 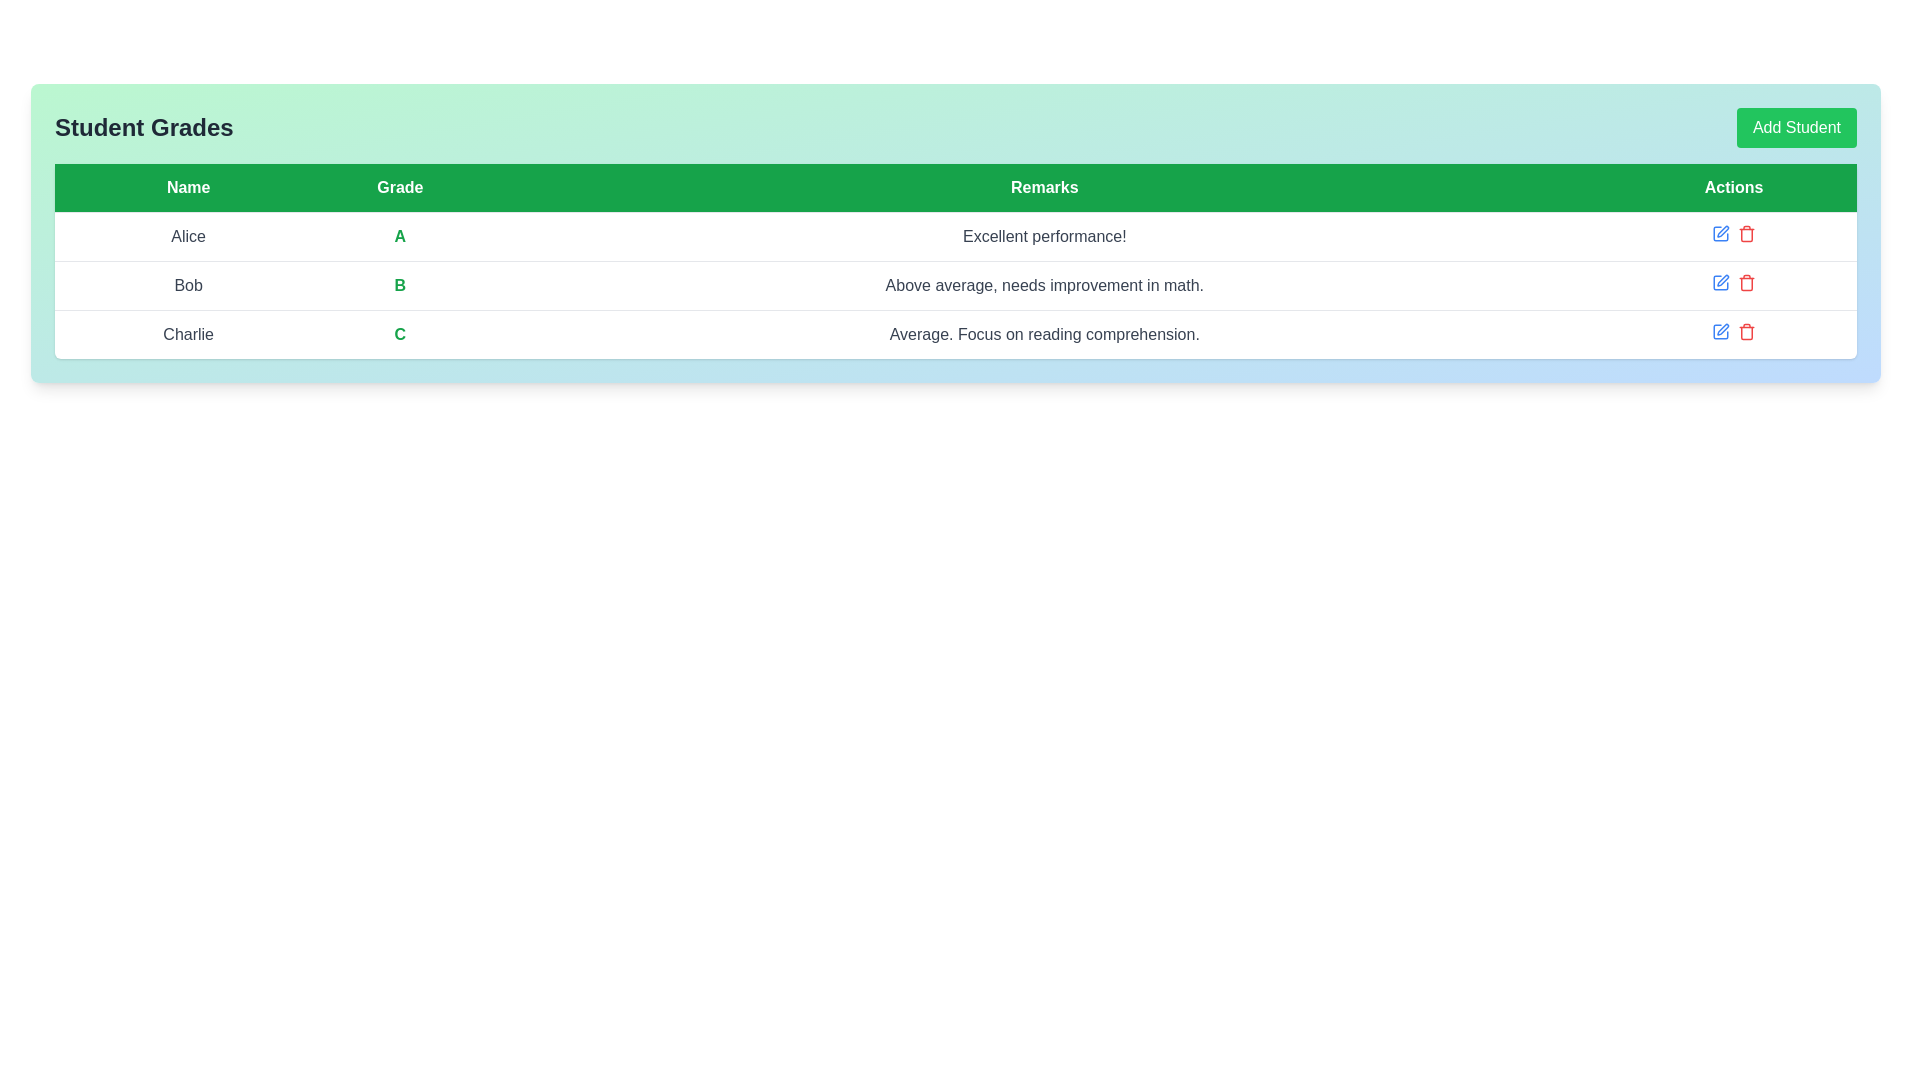 I want to click on the delete icon button located in the 'Actions' column of the row for the student 'Bob', so click(x=1746, y=282).